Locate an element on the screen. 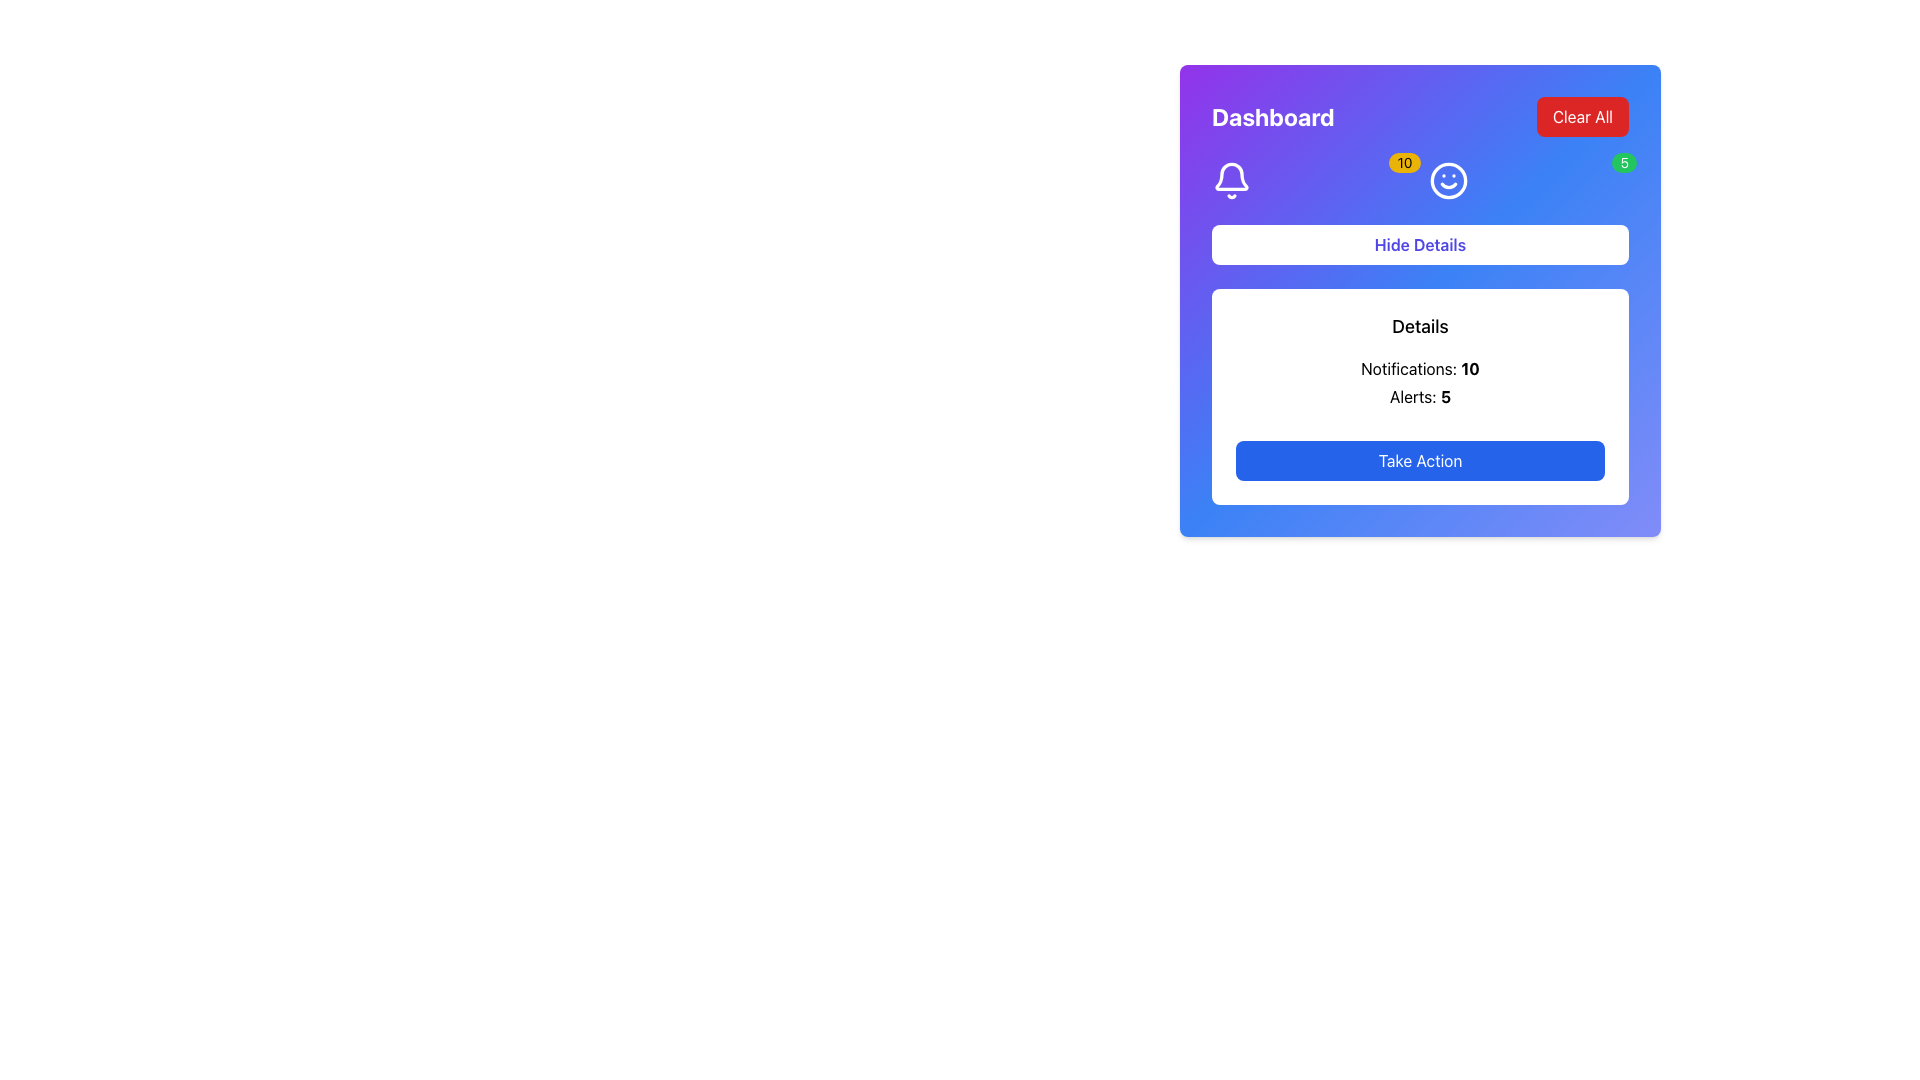  the smiley face icon located in the top-right corner of the dashboard, near the 'Clear All' button and beneath a green indicator labeled '5' is located at coordinates (1448, 181).